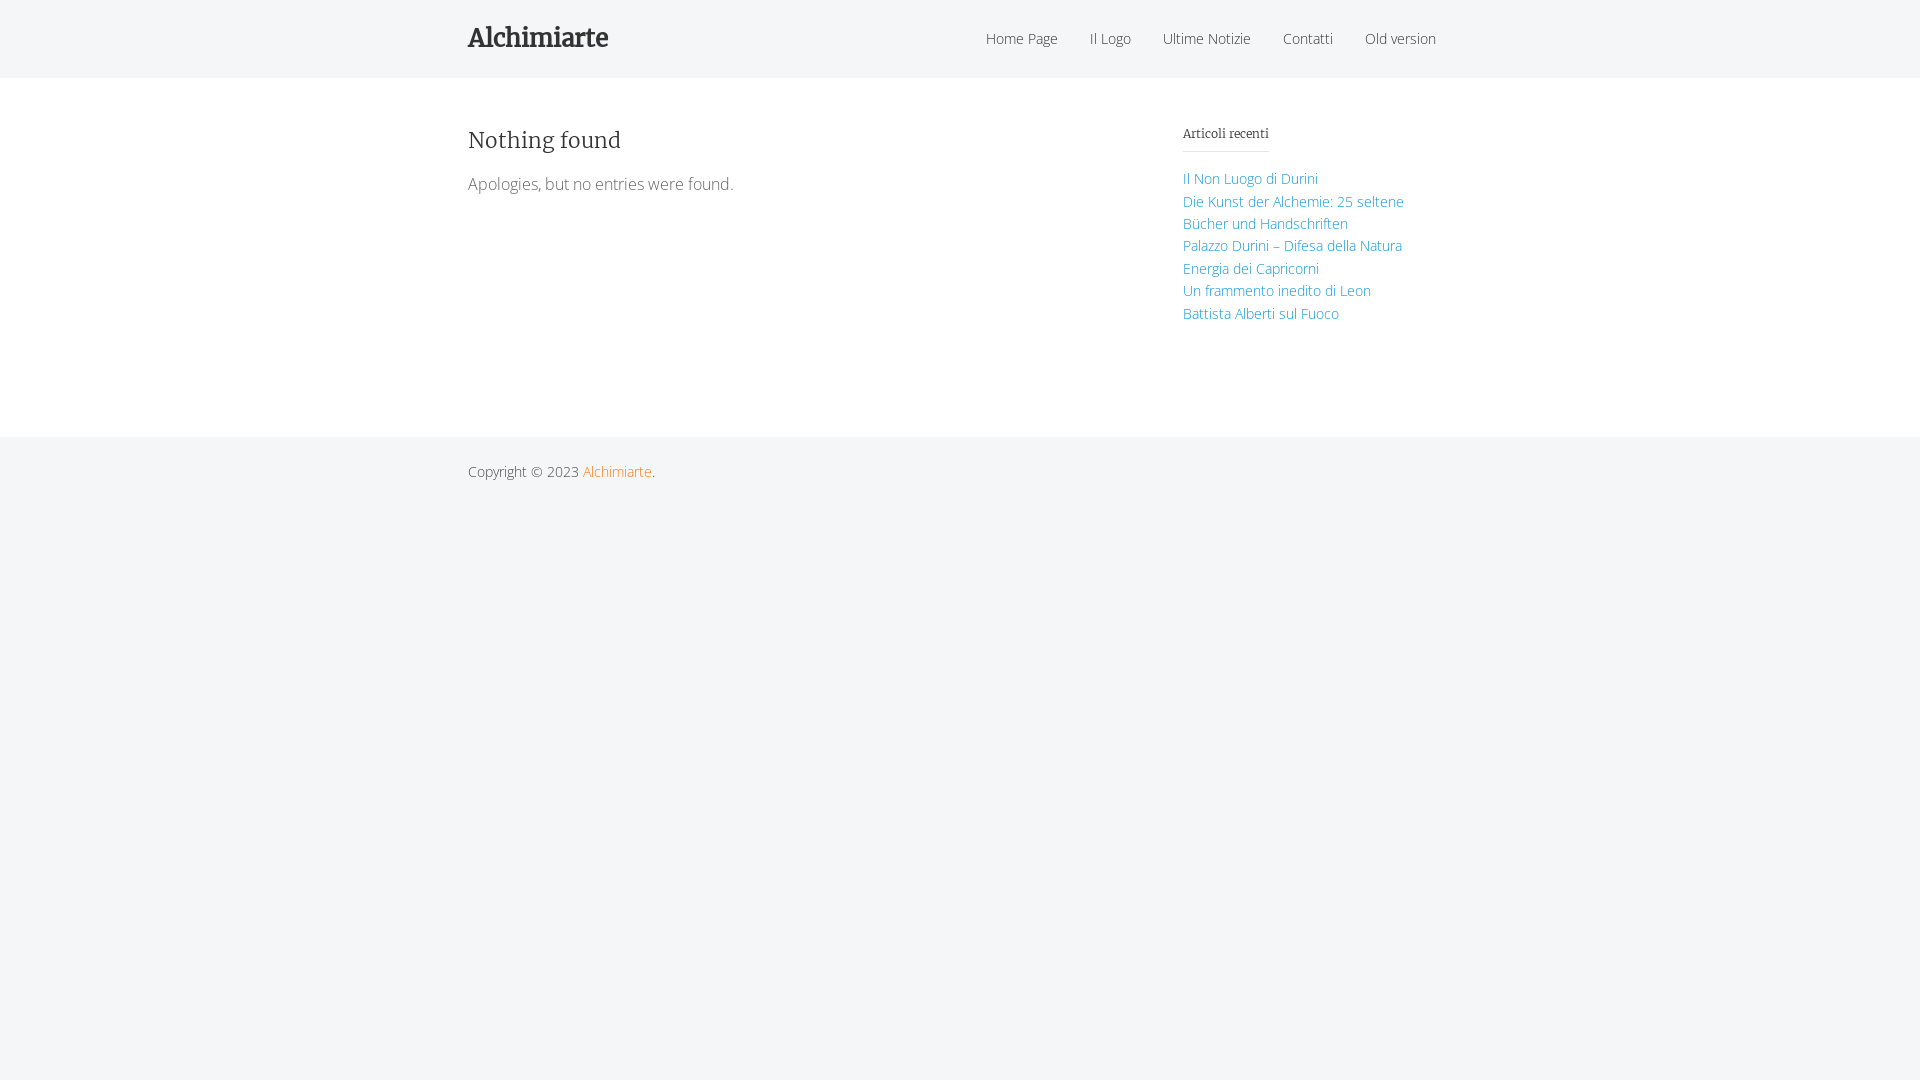  Describe the element at coordinates (1205, 38) in the screenshot. I see `'Ultime Notizie'` at that location.